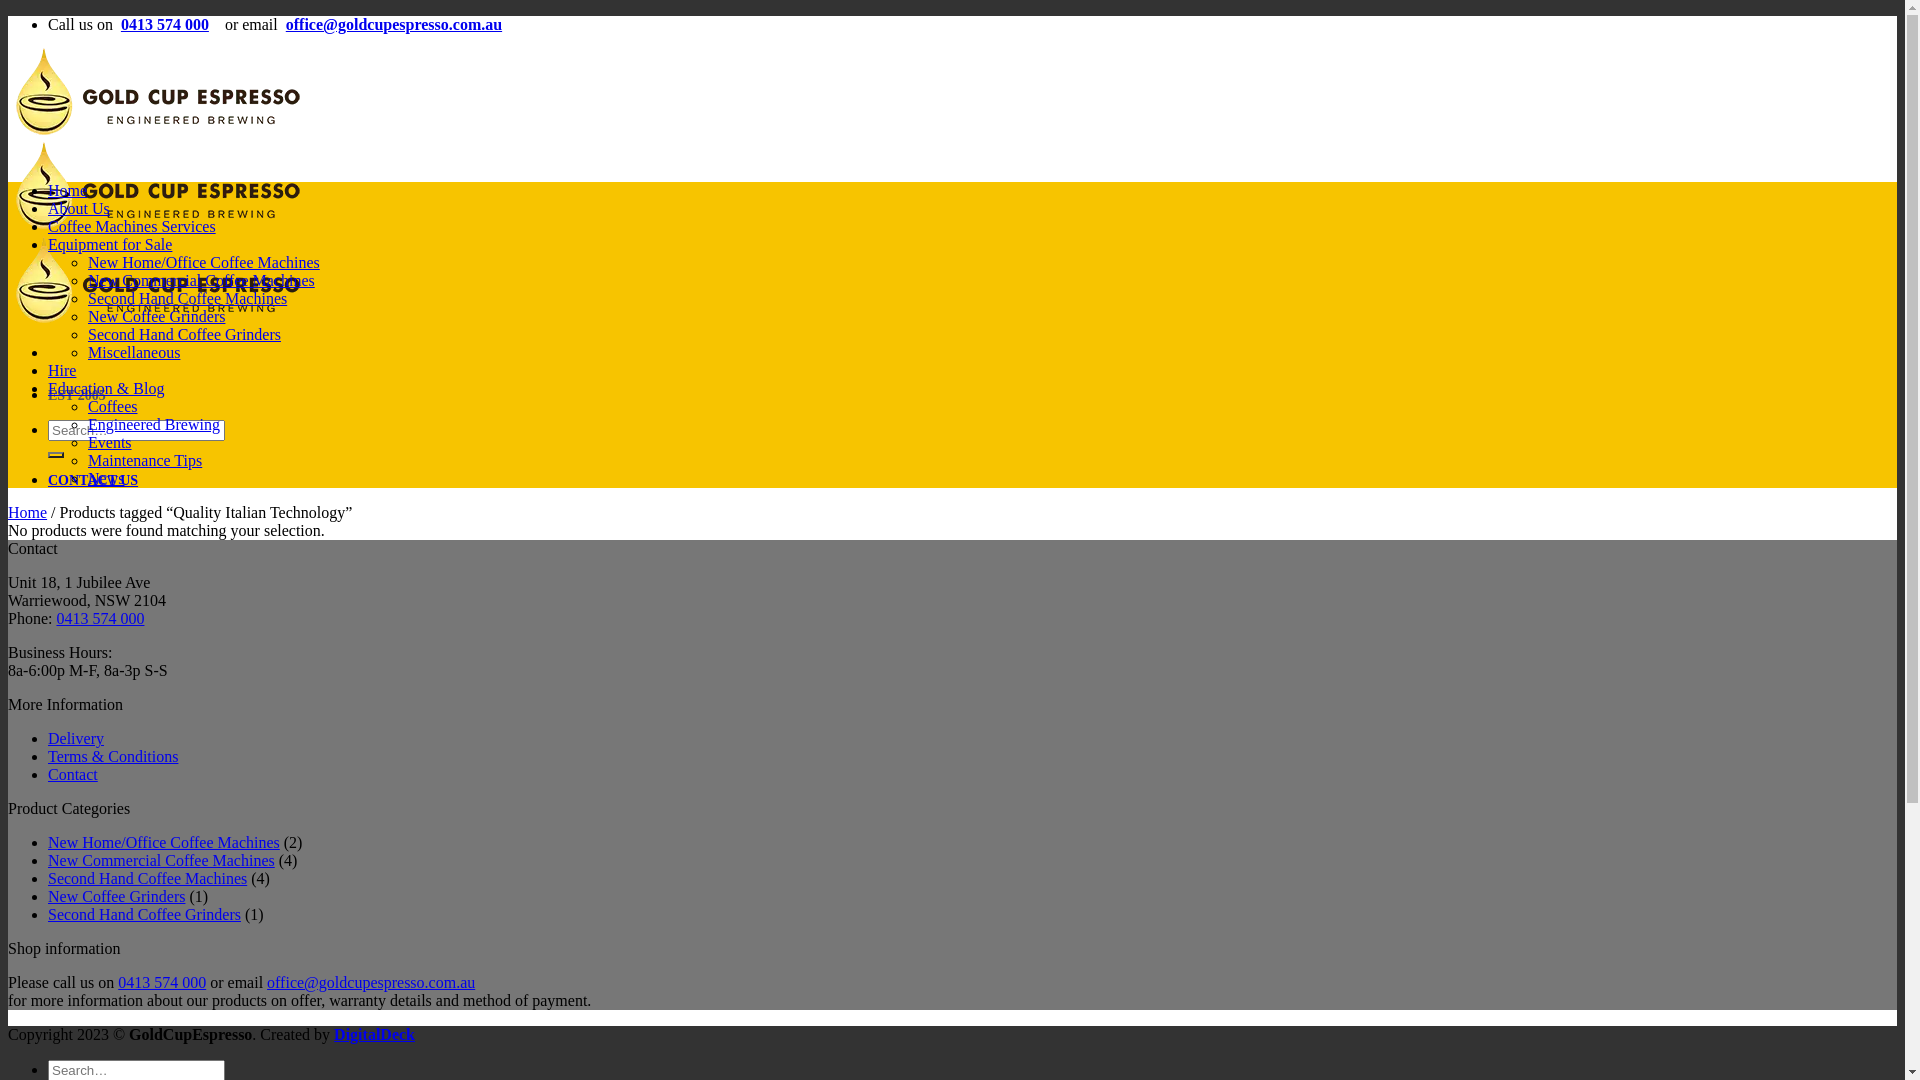 Image resolution: width=1920 pixels, height=1080 pixels. Describe the element at coordinates (48, 208) in the screenshot. I see `'About Us'` at that location.